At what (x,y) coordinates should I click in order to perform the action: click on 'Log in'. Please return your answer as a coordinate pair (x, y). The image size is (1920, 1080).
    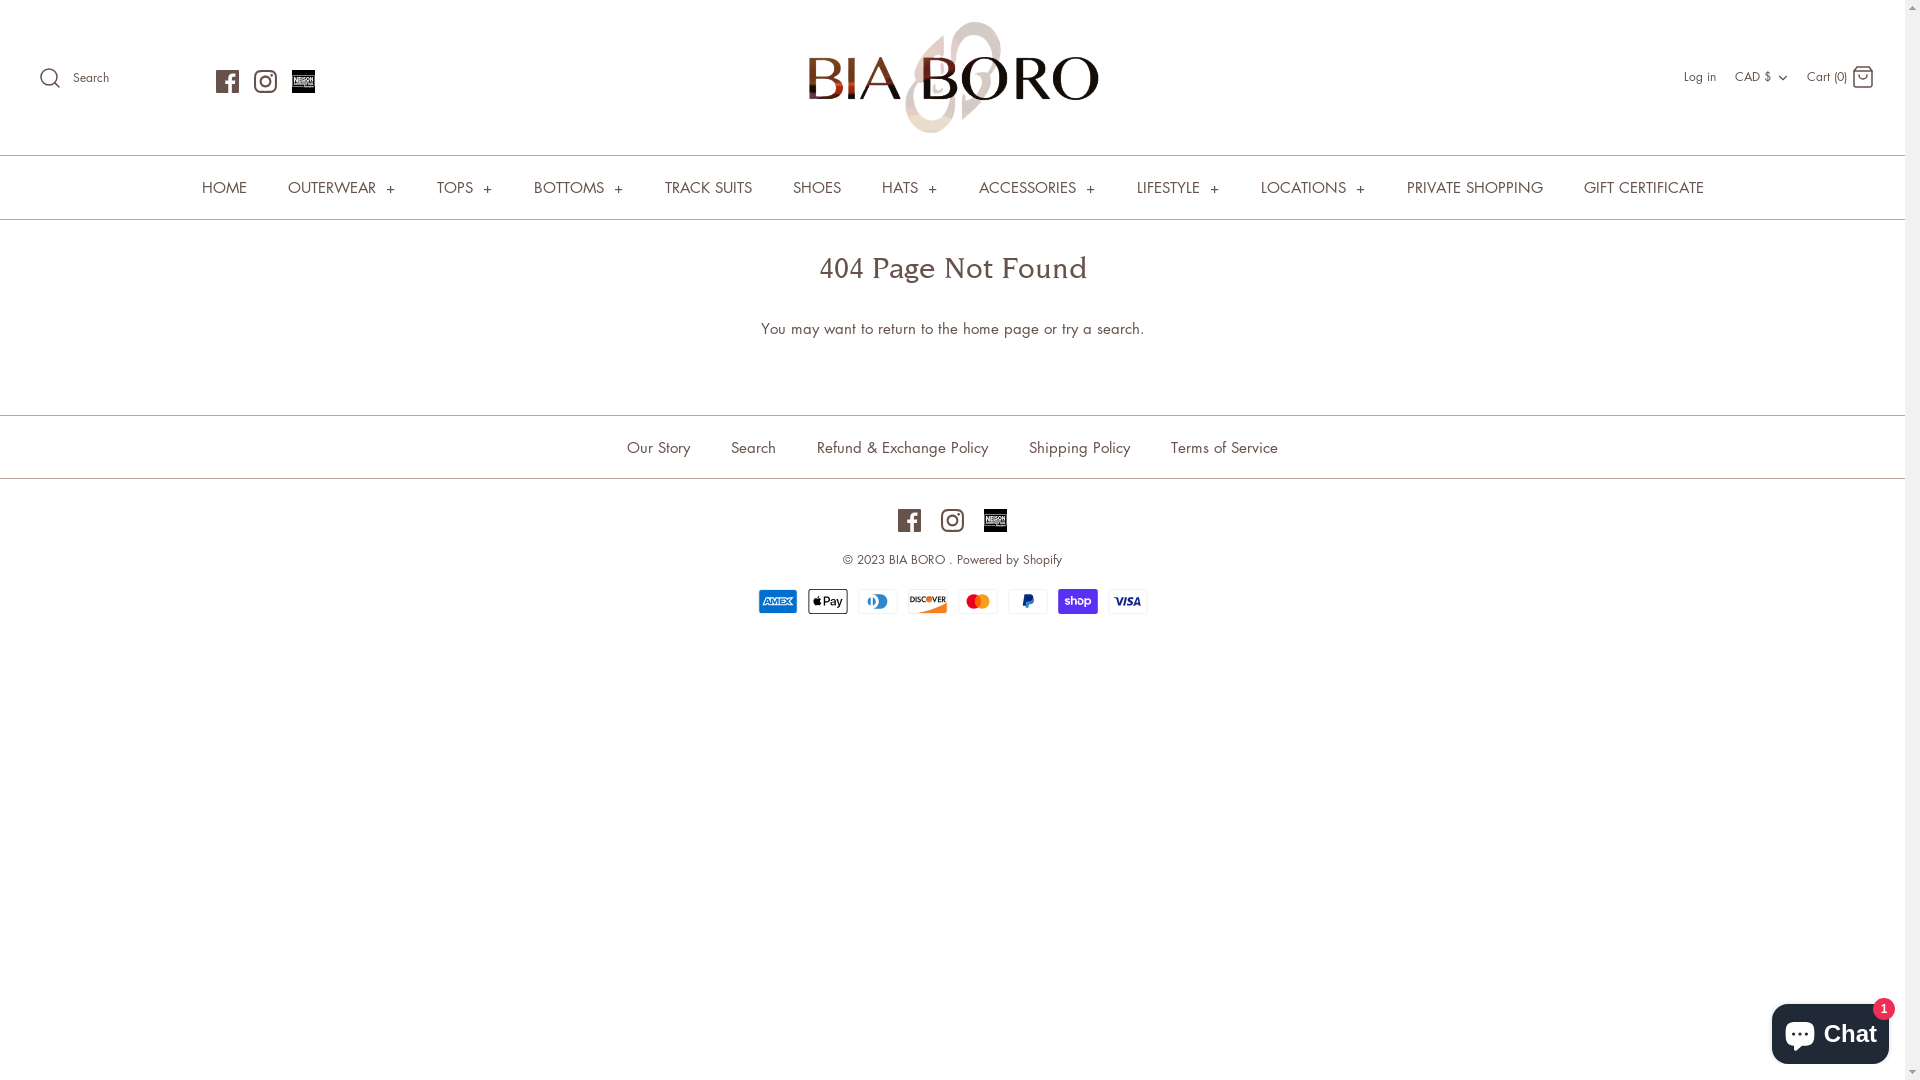
    Looking at the image, I should click on (1683, 75).